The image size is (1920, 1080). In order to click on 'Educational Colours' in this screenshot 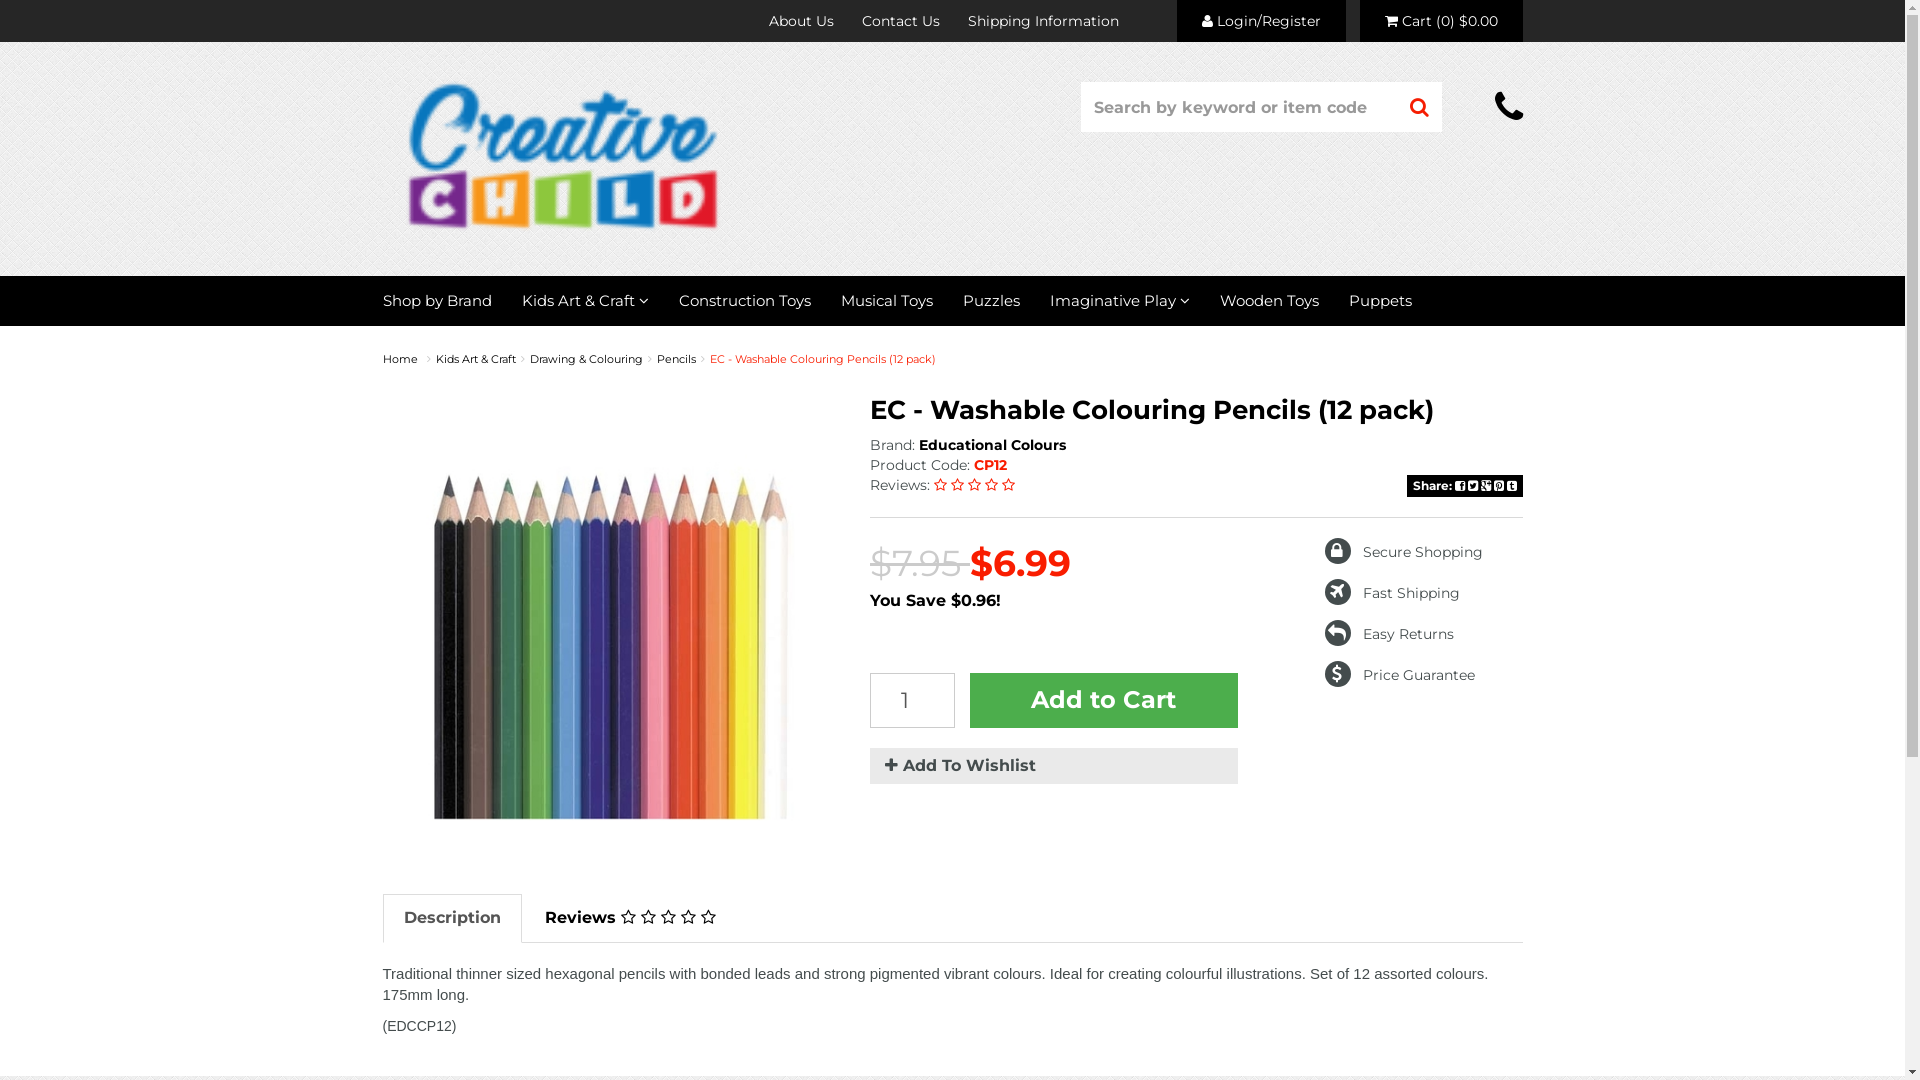, I will do `click(992, 443)`.